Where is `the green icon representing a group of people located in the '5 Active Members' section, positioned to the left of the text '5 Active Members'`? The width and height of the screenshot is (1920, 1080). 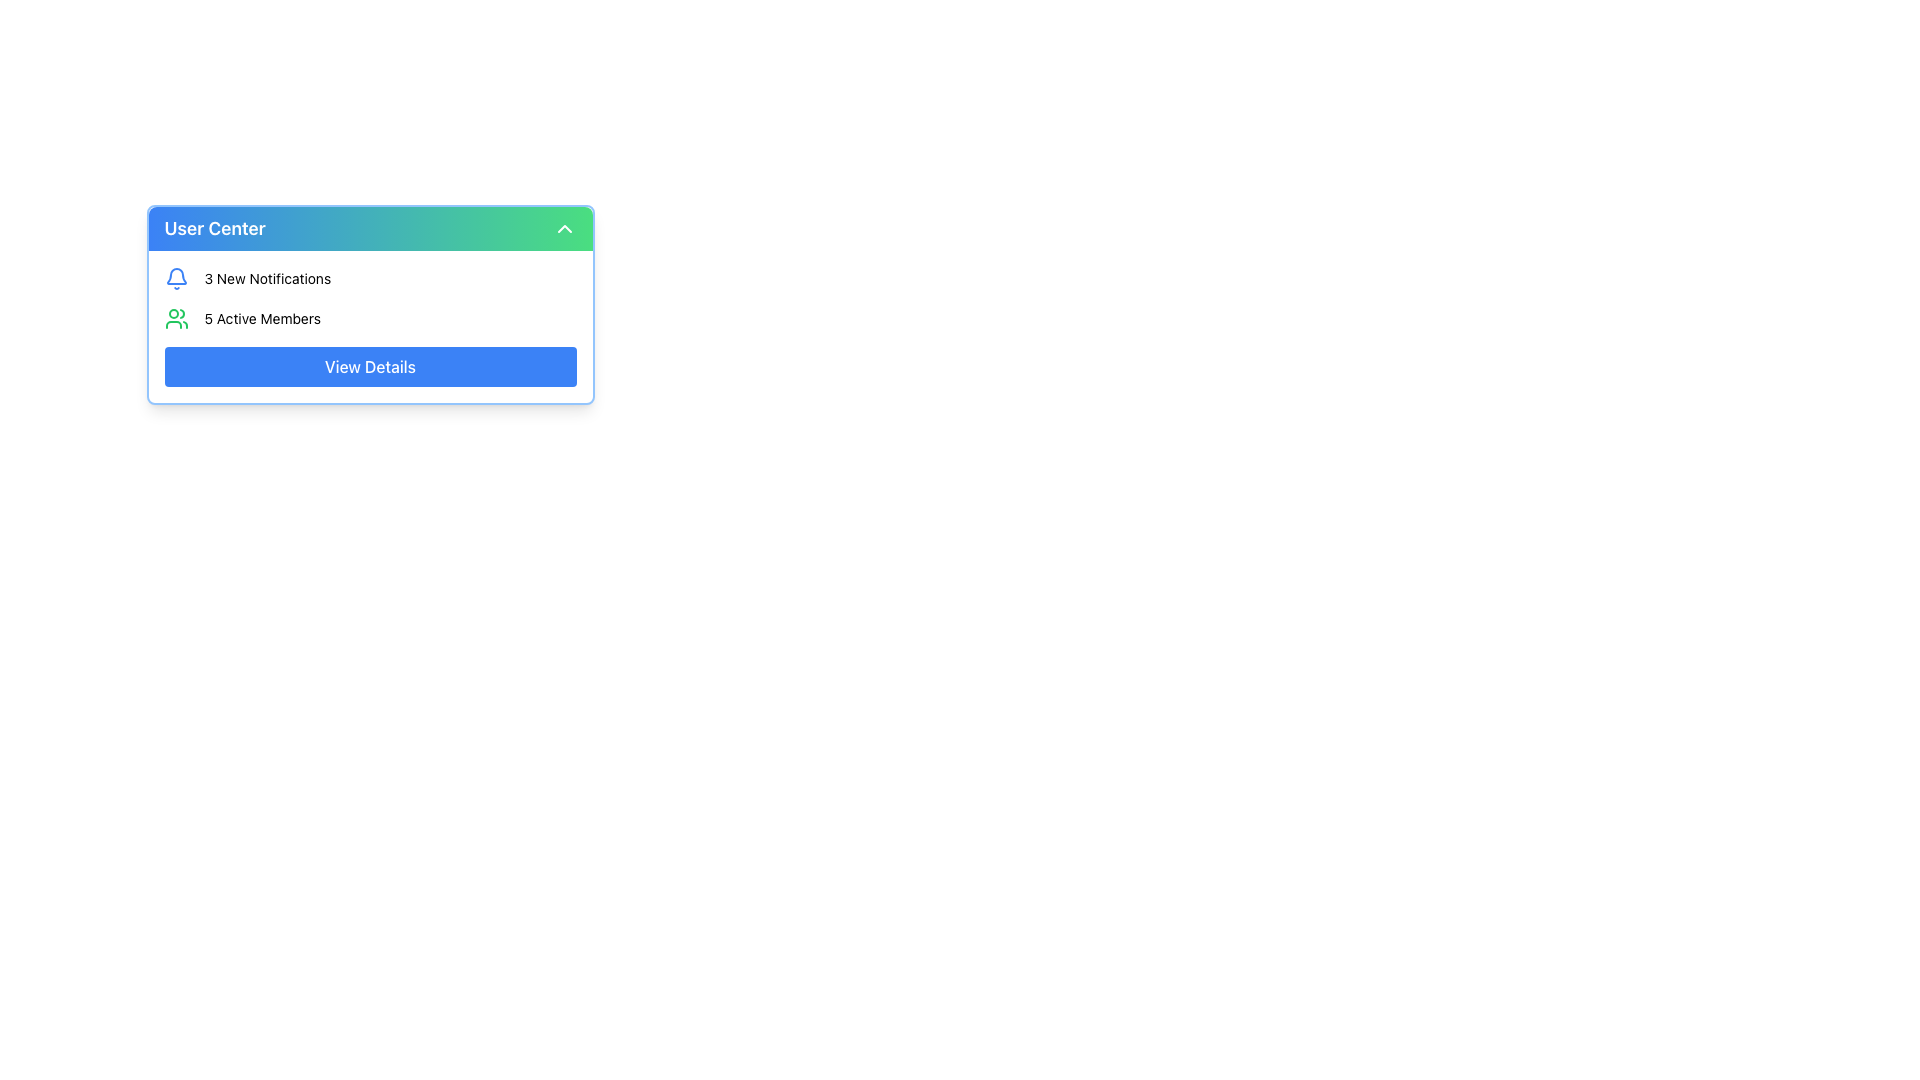 the green icon representing a group of people located in the '5 Active Members' section, positioned to the left of the text '5 Active Members' is located at coordinates (176, 318).